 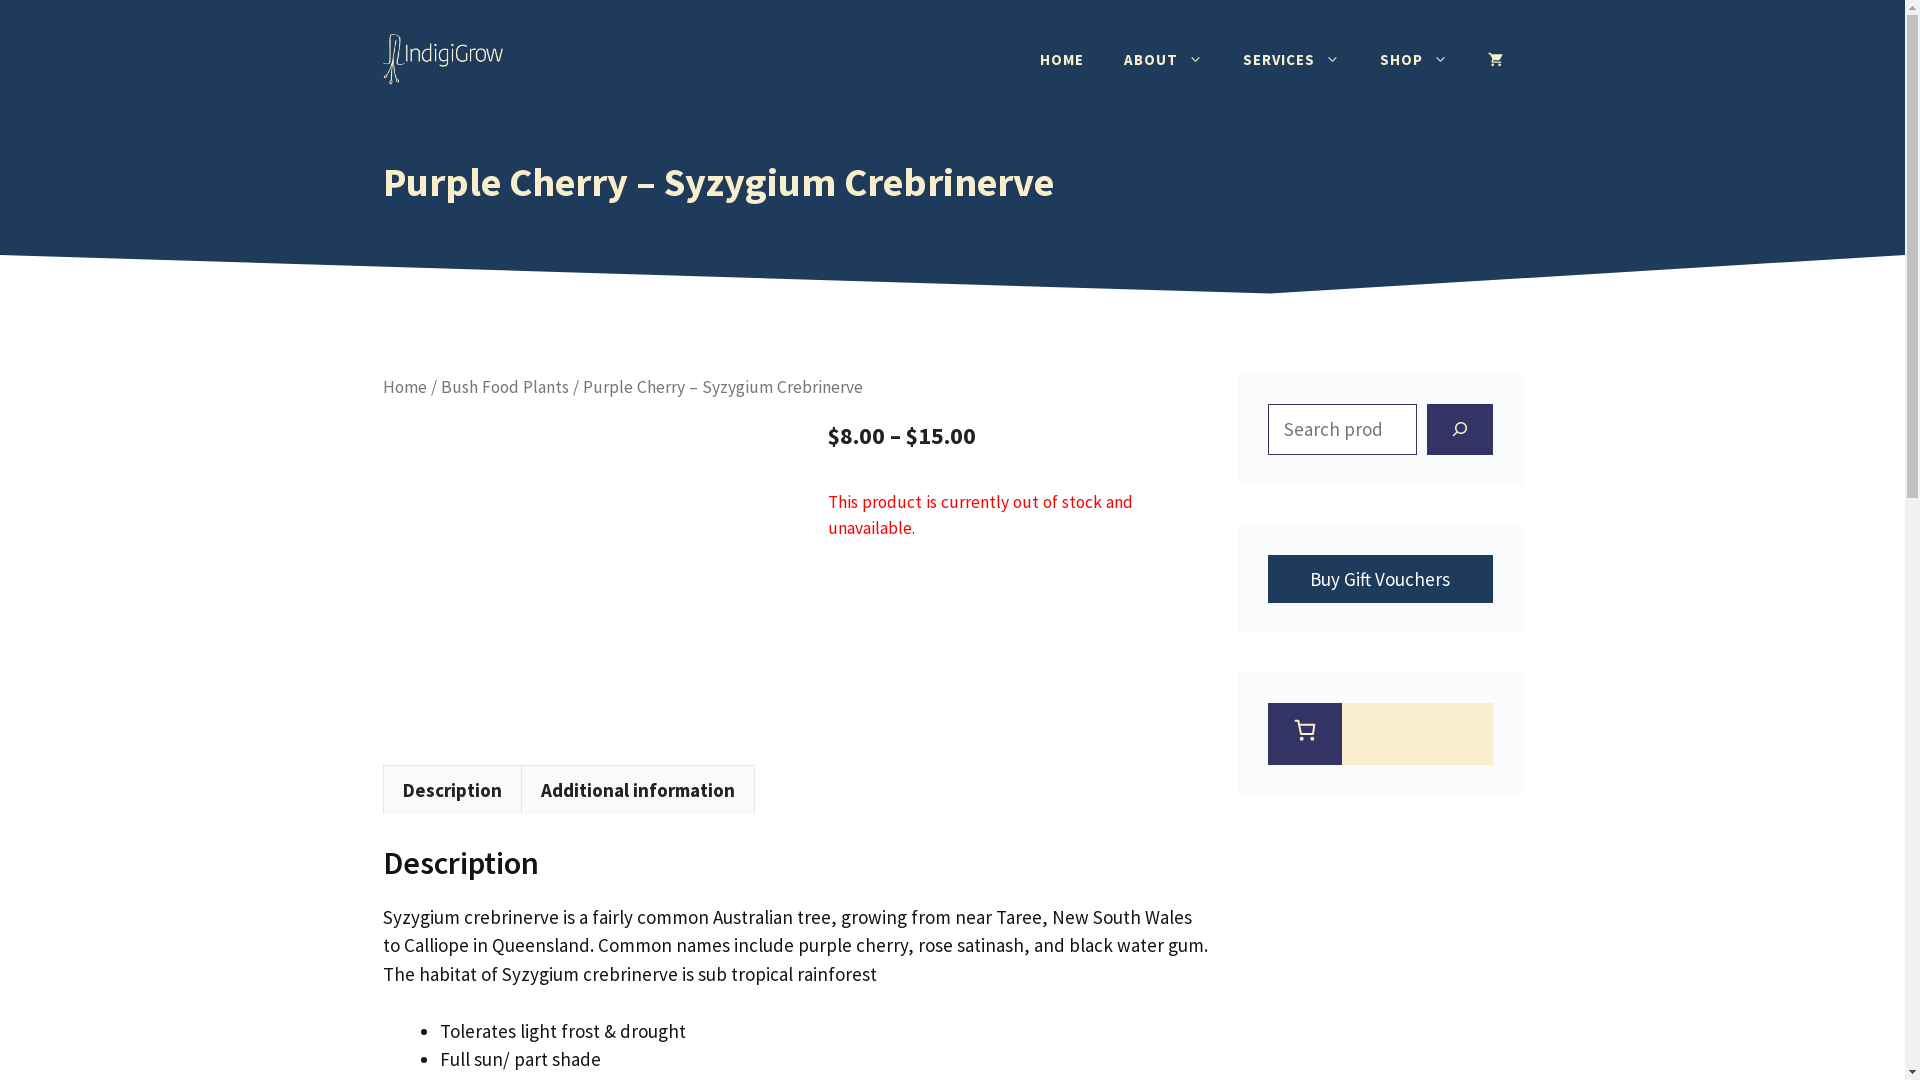 What do you see at coordinates (450, 789) in the screenshot?
I see `'Description'` at bounding box center [450, 789].